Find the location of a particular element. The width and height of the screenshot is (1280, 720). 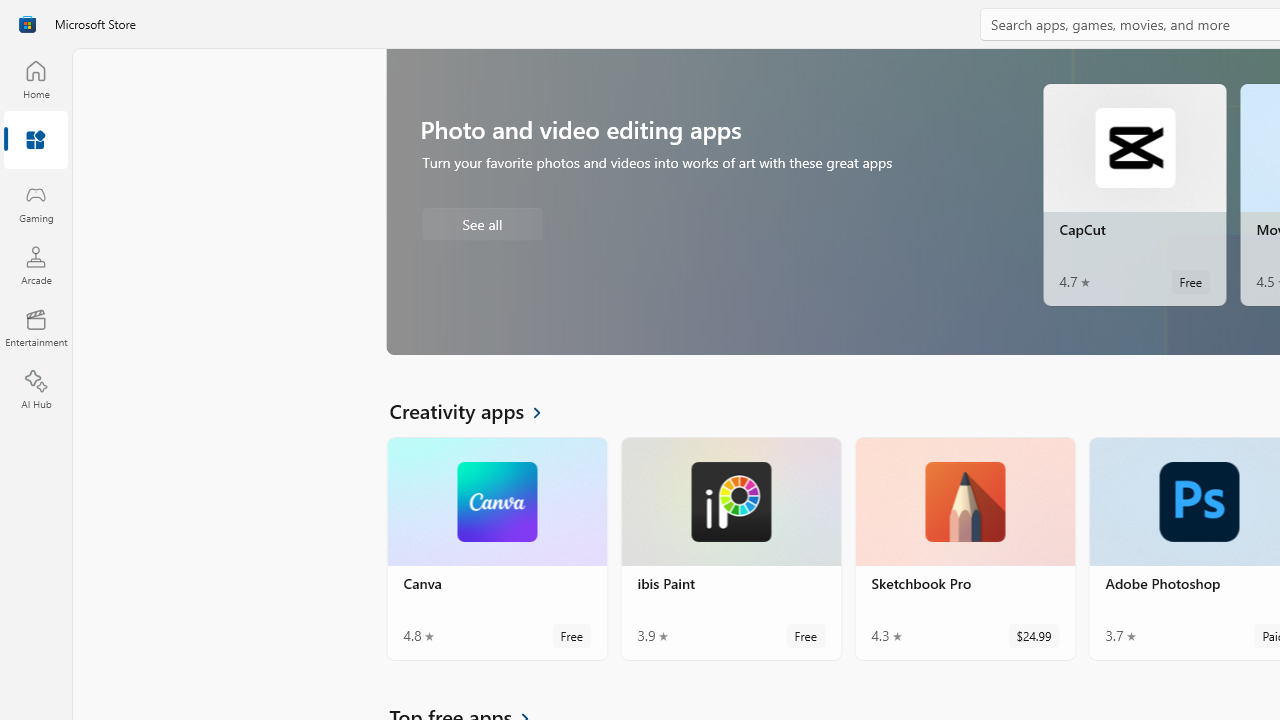

'Gaming' is located at coordinates (35, 203).